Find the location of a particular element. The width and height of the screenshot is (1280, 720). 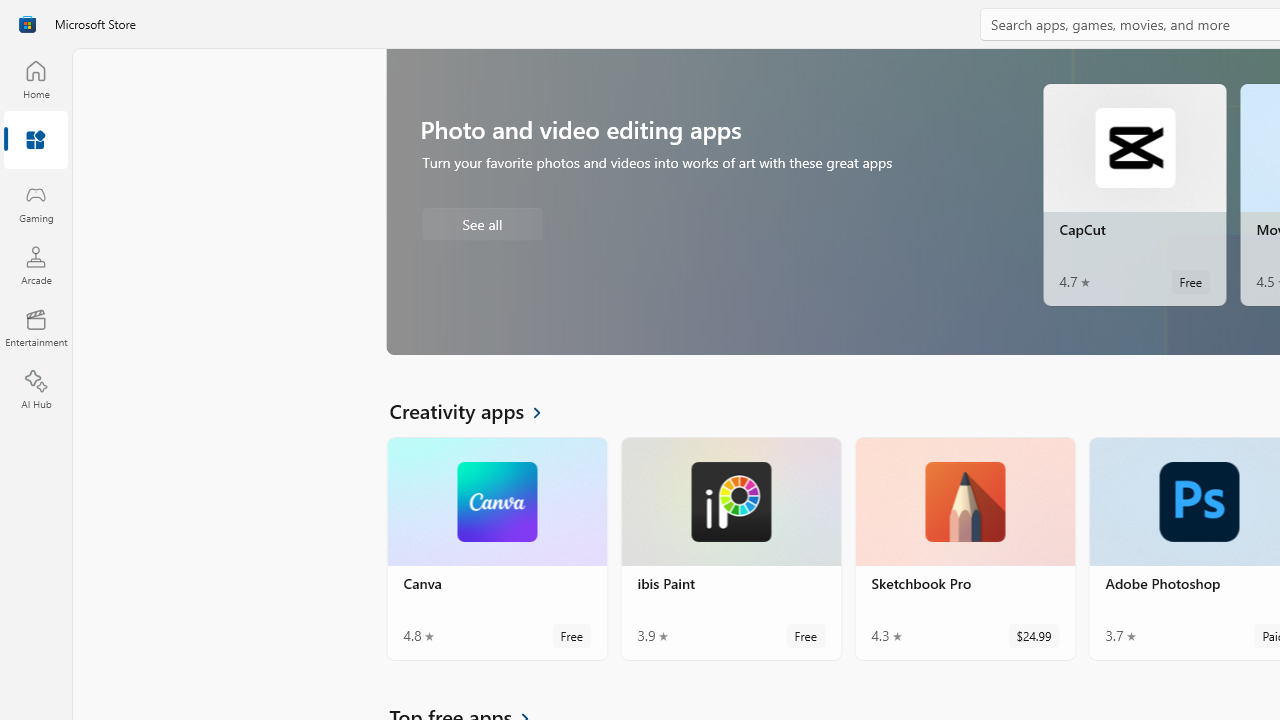

'Gaming' is located at coordinates (35, 203).